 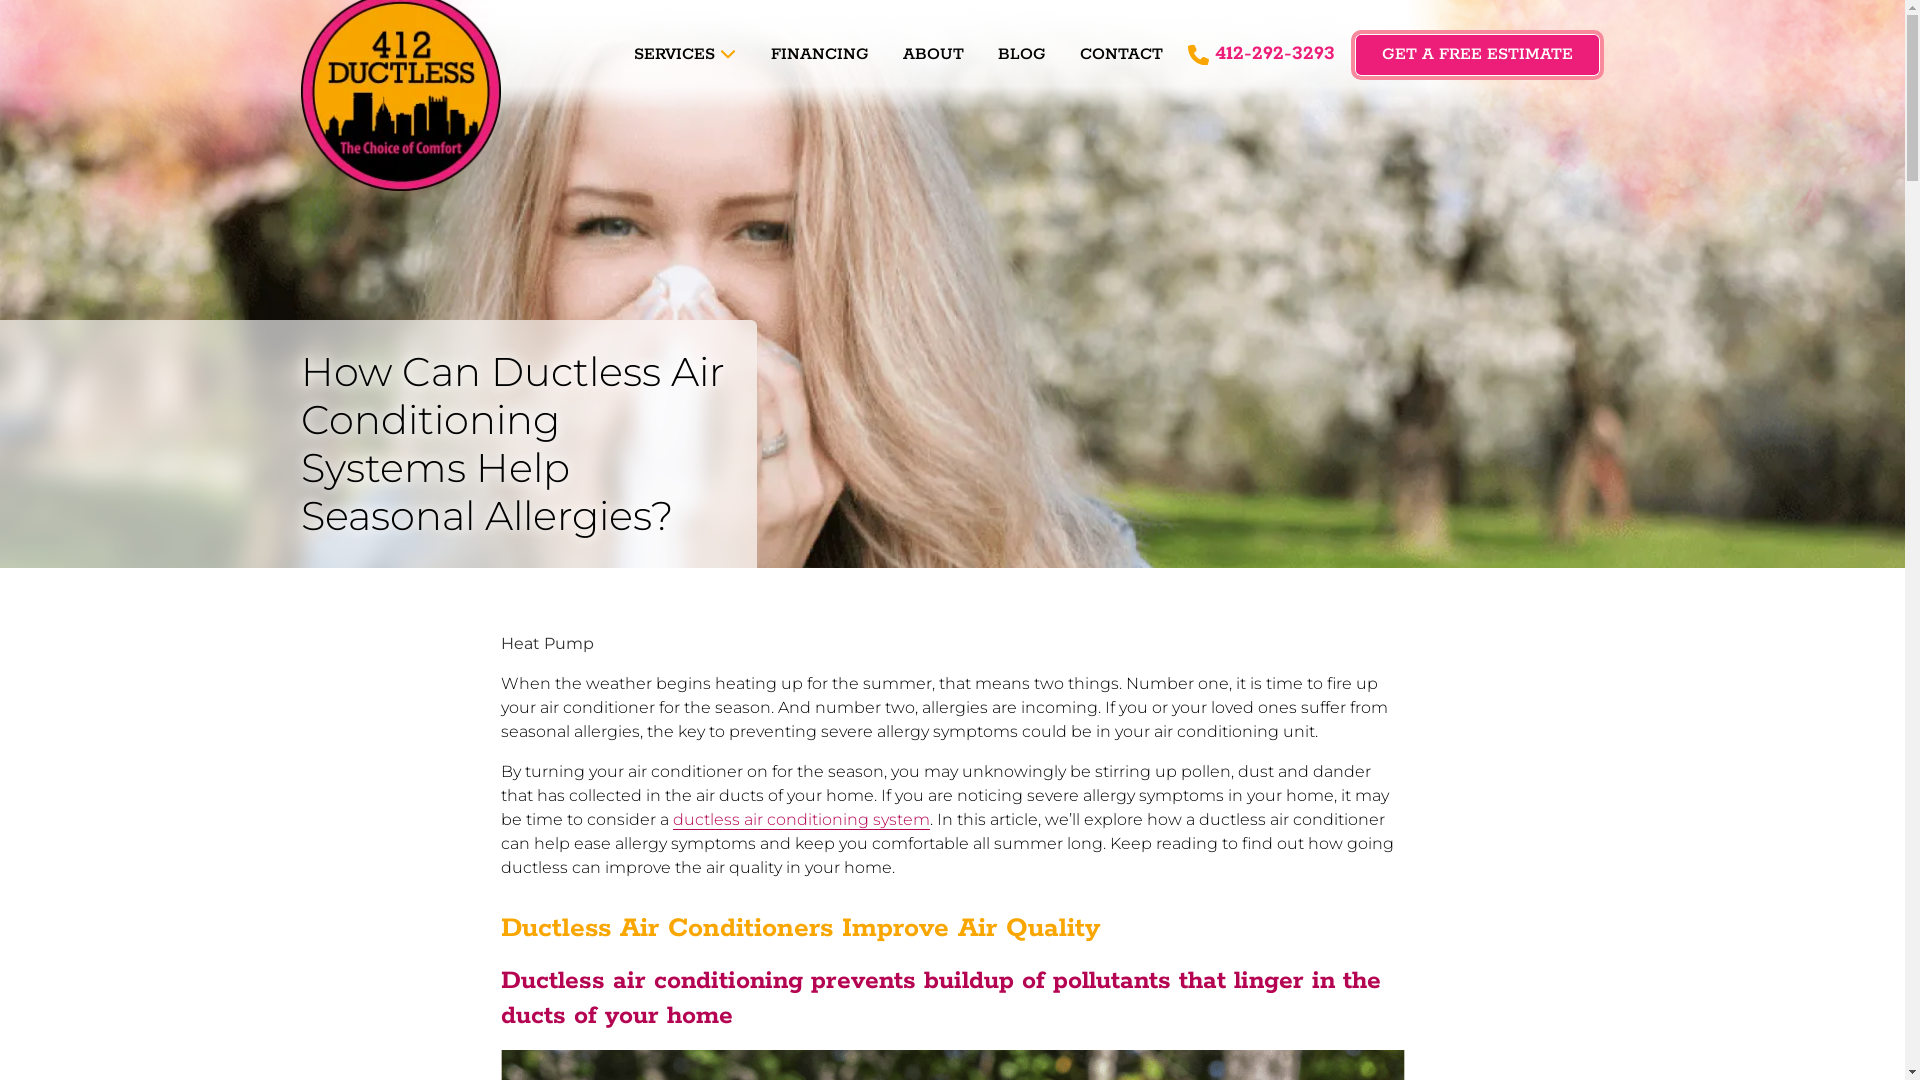 What do you see at coordinates (932, 54) in the screenshot?
I see `'ABOUT'` at bounding box center [932, 54].